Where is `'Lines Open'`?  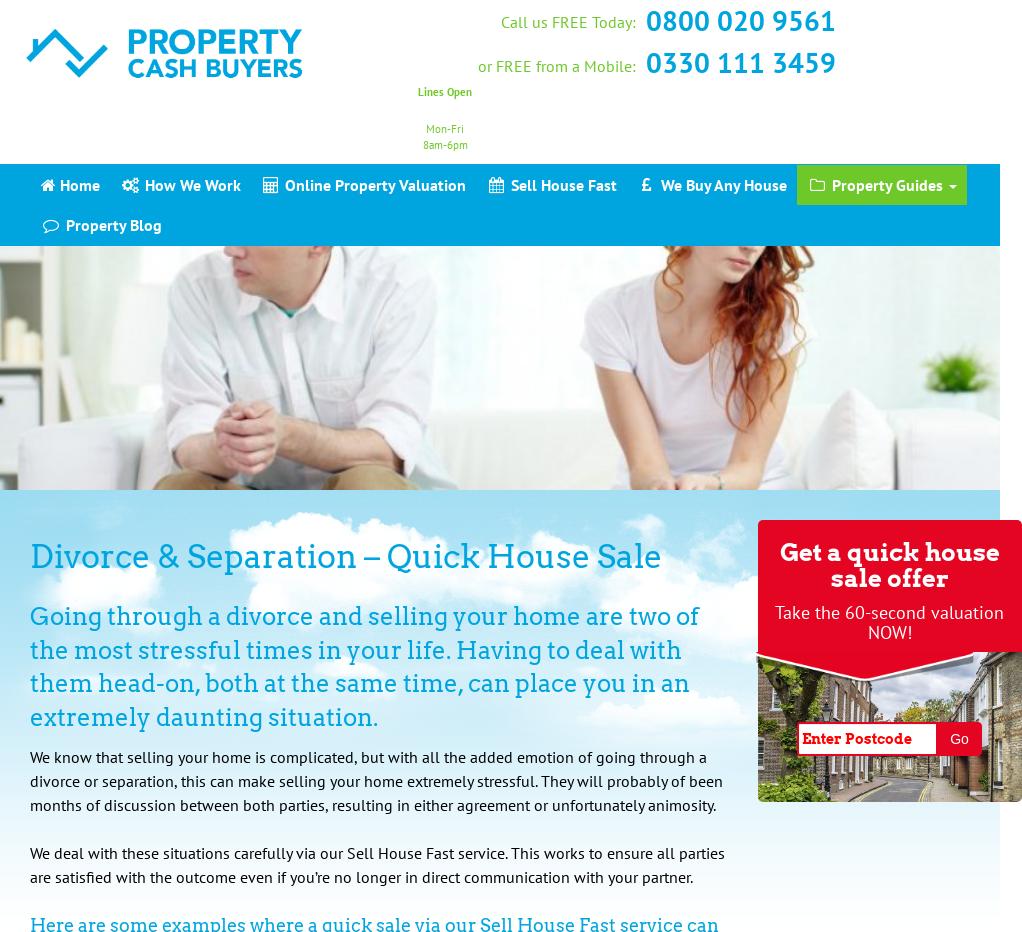
'Lines Open' is located at coordinates (443, 91).